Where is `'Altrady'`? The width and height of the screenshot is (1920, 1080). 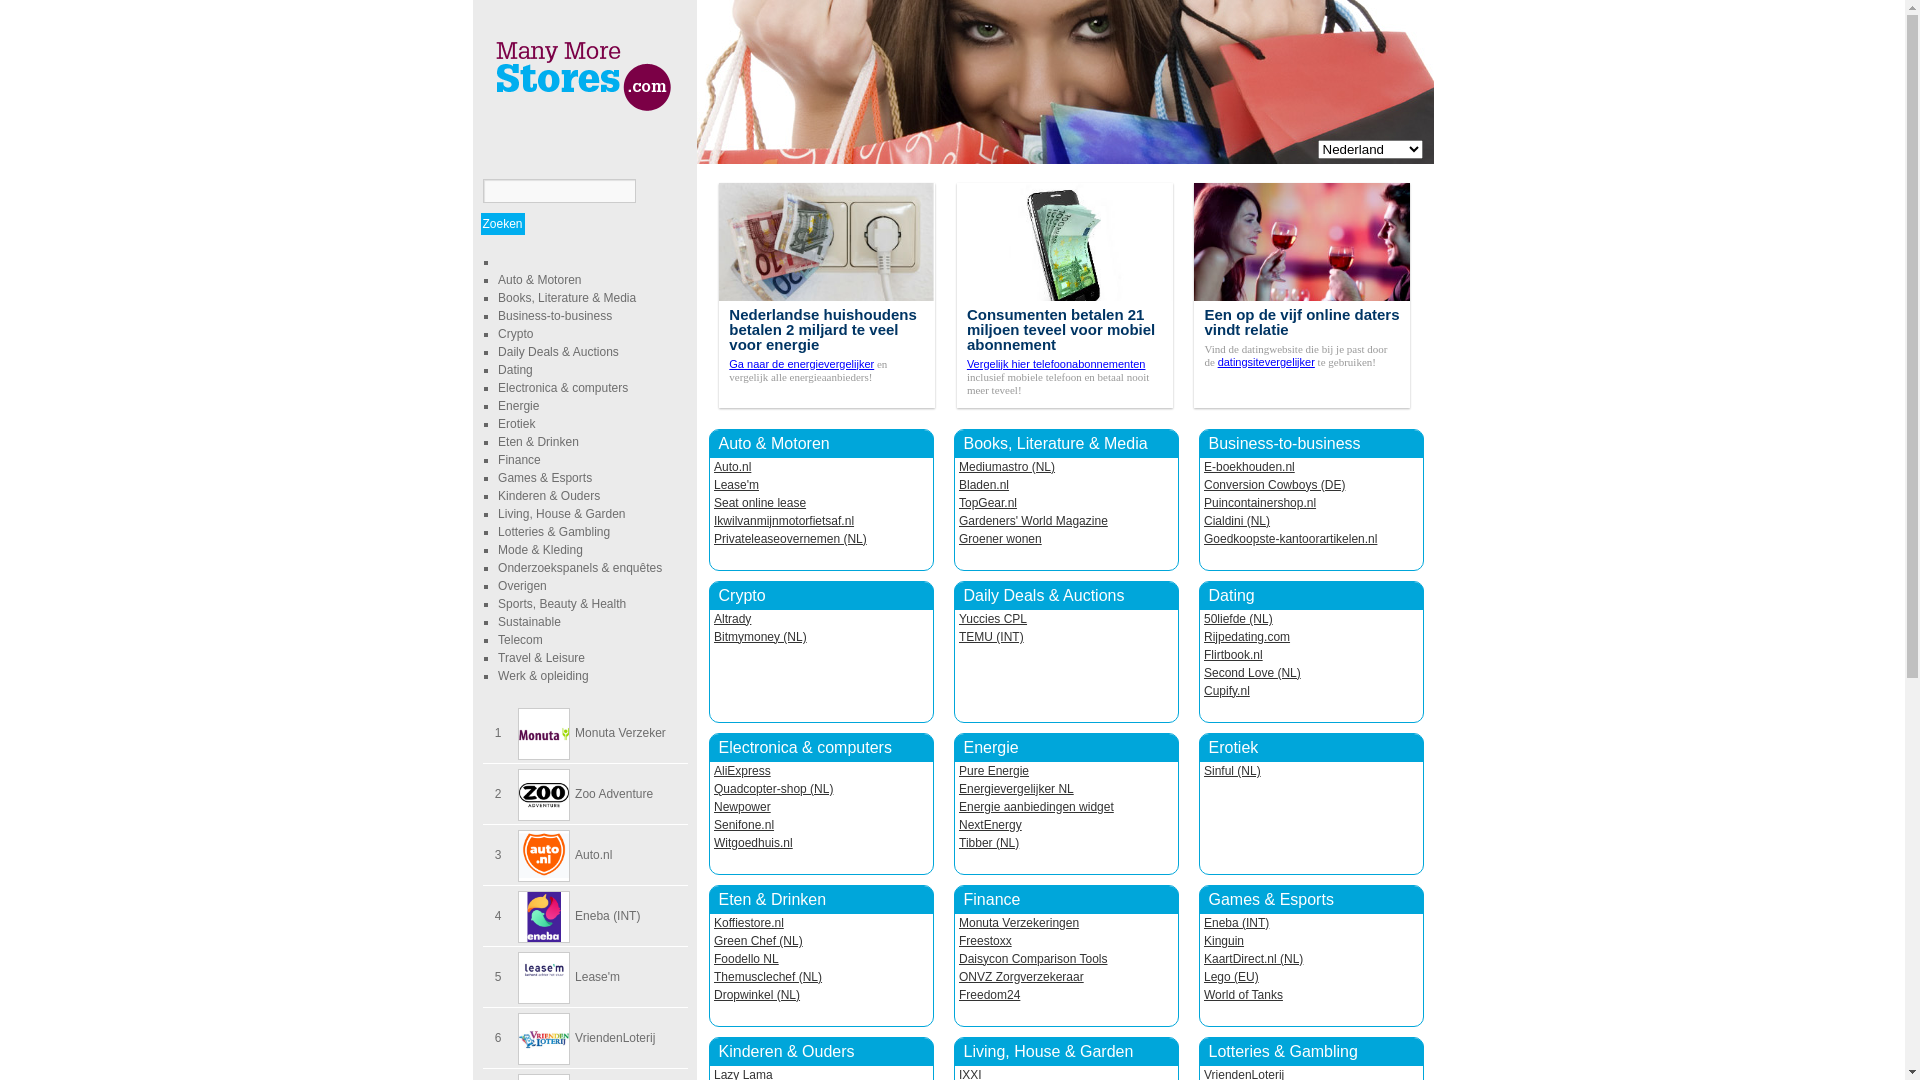 'Altrady' is located at coordinates (731, 617).